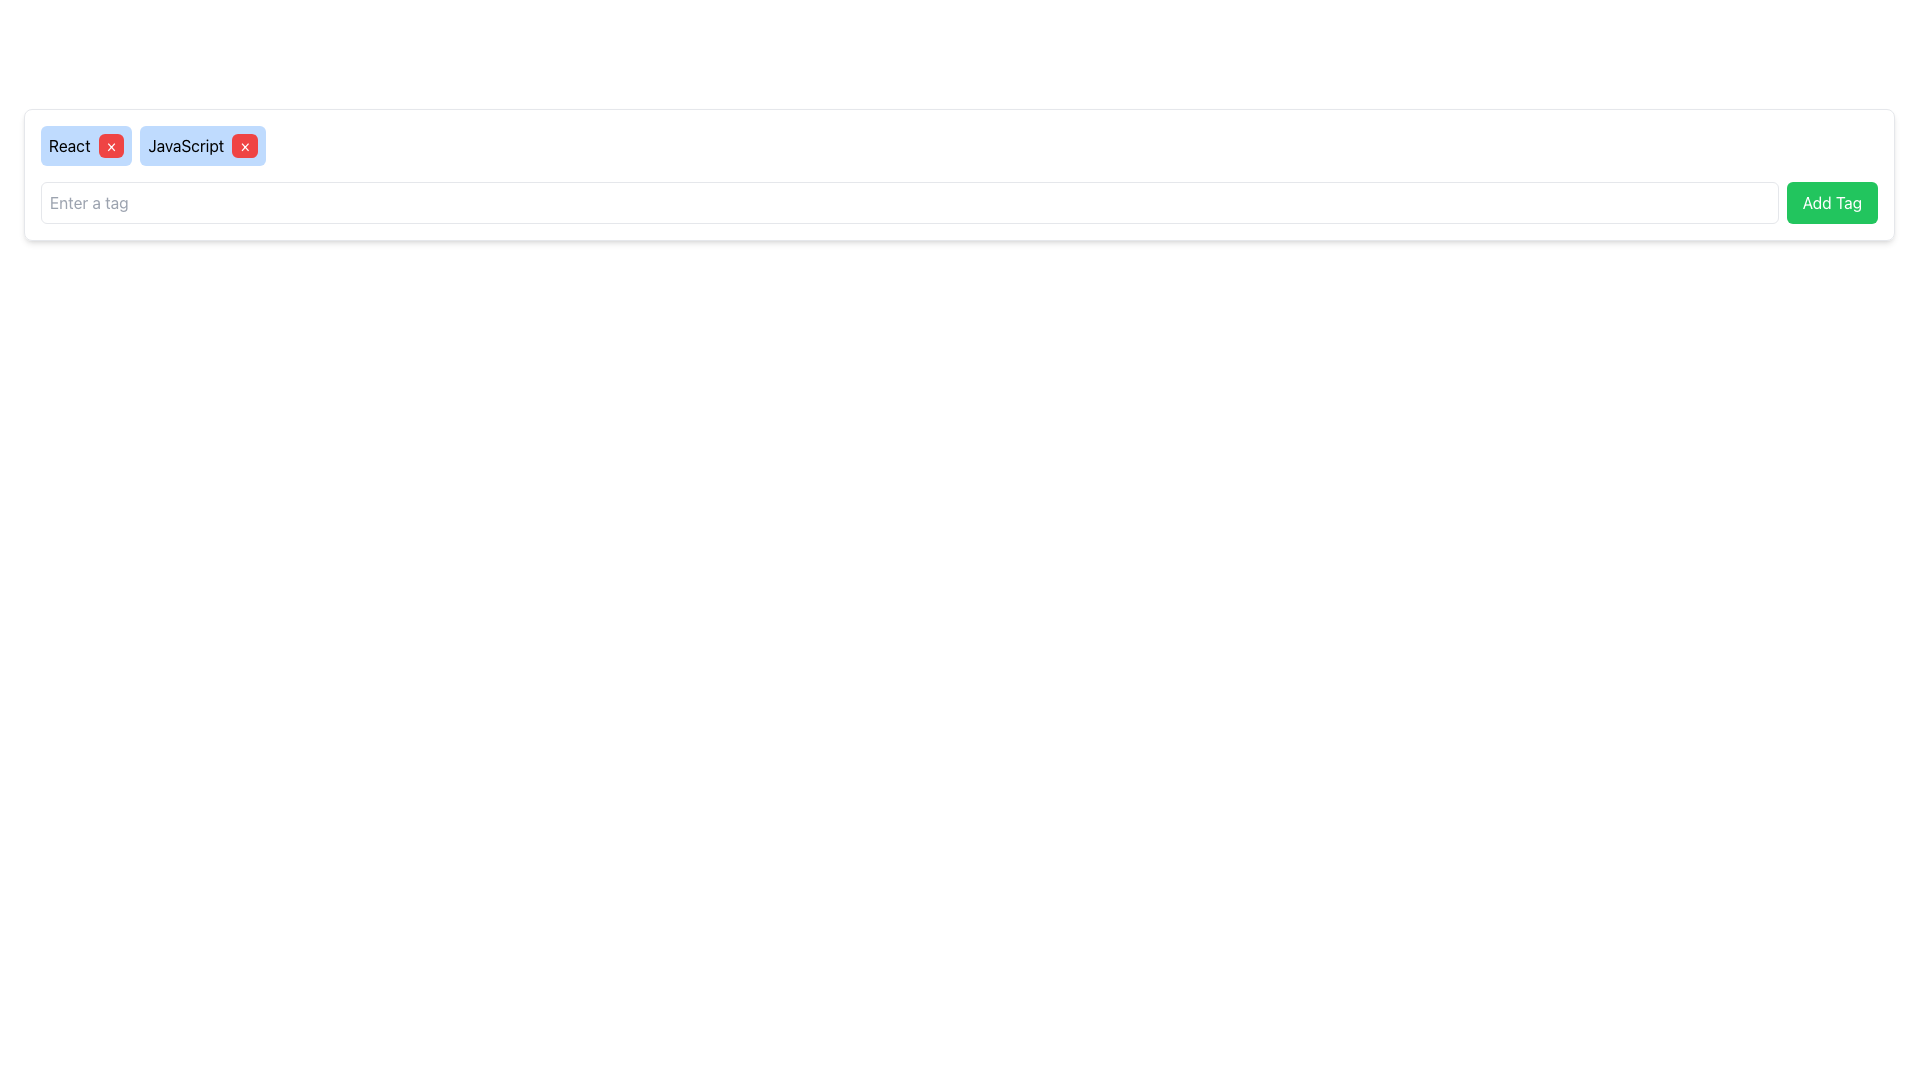 Image resolution: width=1920 pixels, height=1080 pixels. I want to click on the close button, so click(110, 145).